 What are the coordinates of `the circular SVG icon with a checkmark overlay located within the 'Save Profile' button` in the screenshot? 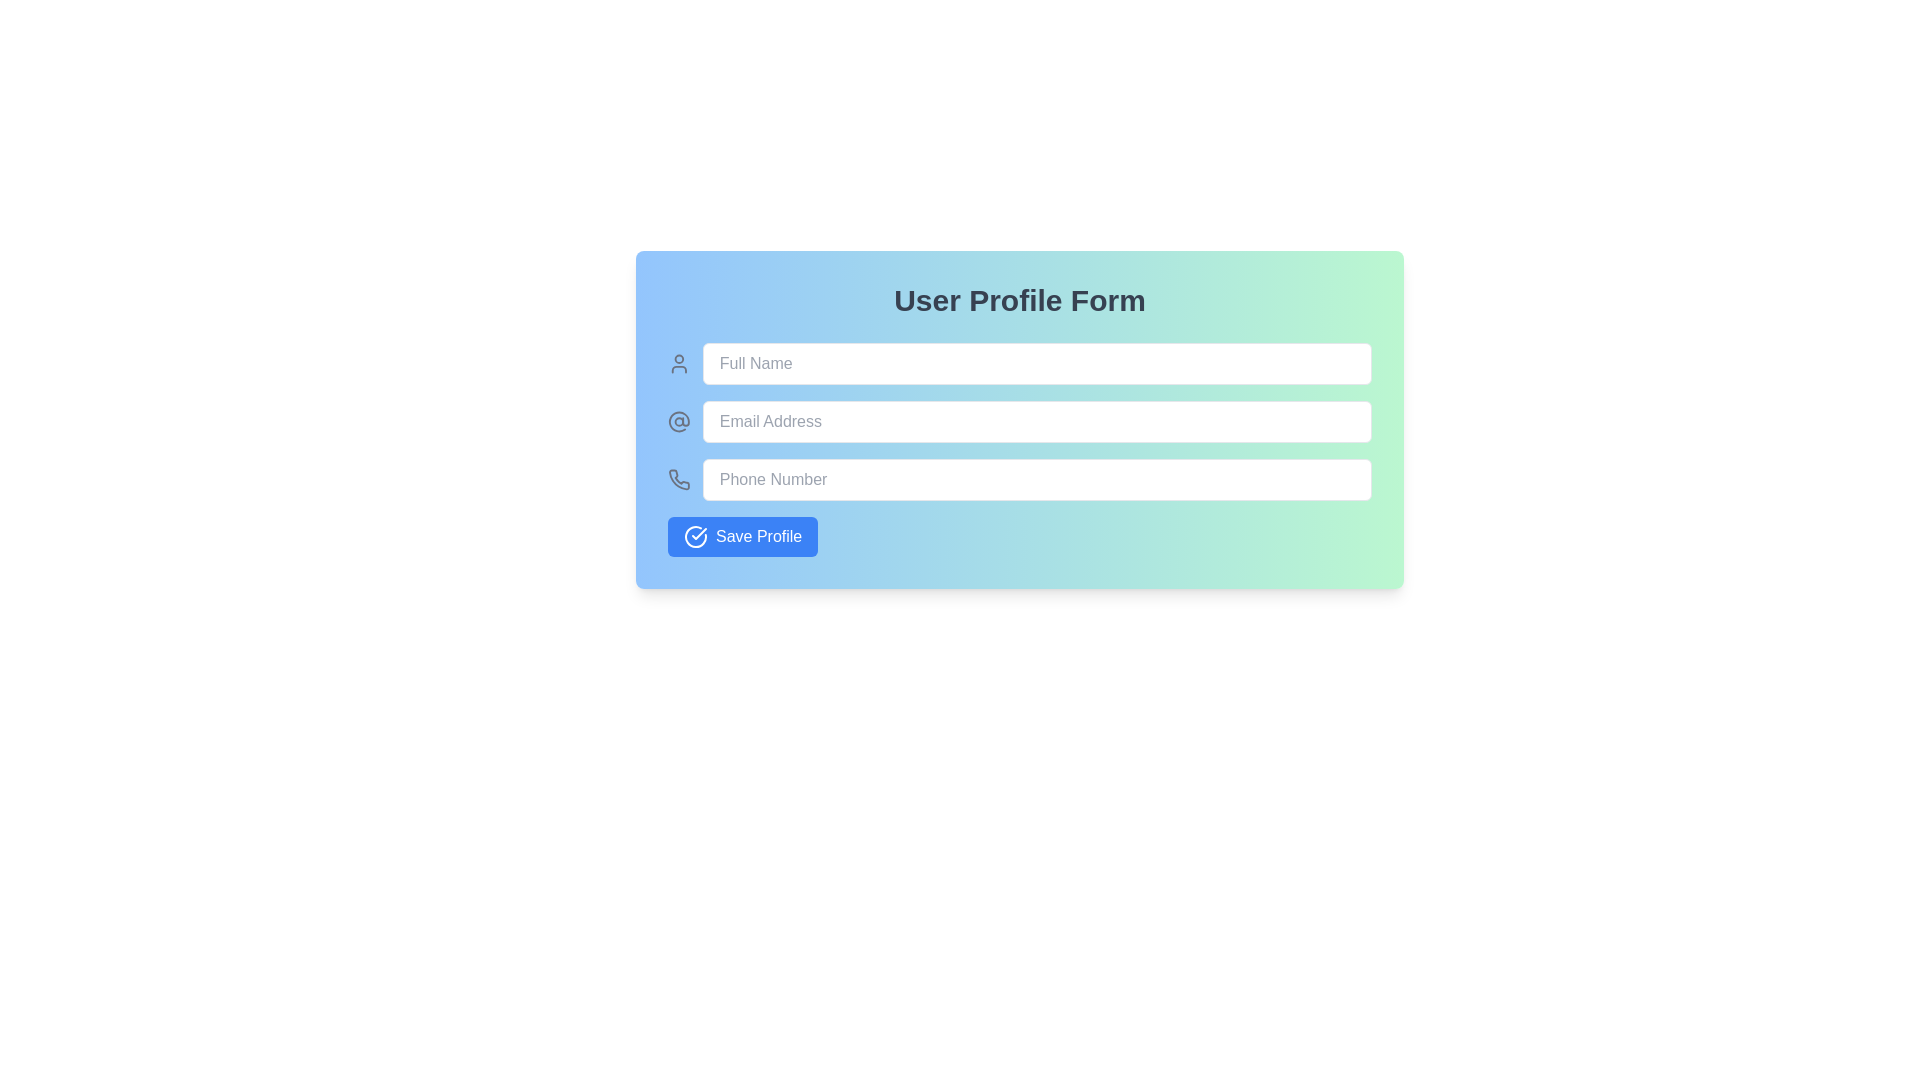 It's located at (696, 535).